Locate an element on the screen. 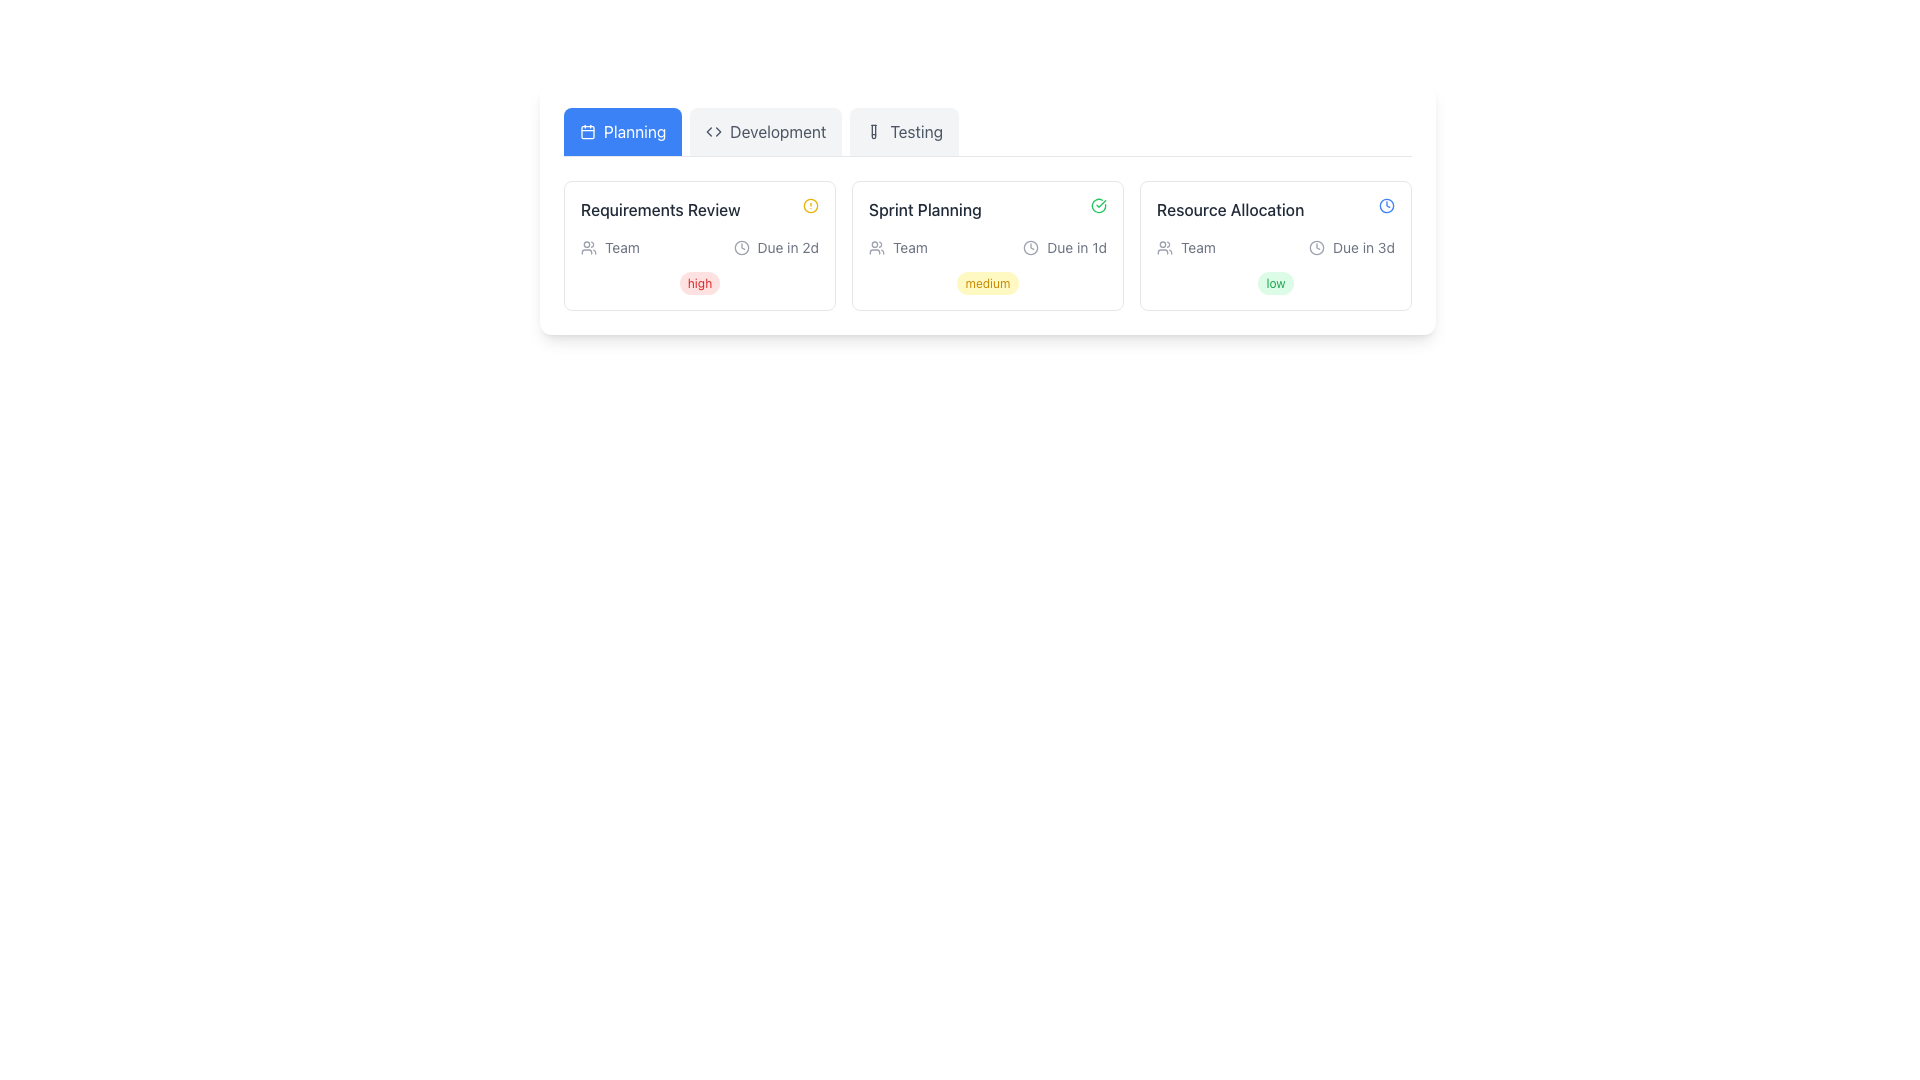 The image size is (1920, 1080). the 'Development' tab, which is the second tab in the horizontal tab group is located at coordinates (765, 131).